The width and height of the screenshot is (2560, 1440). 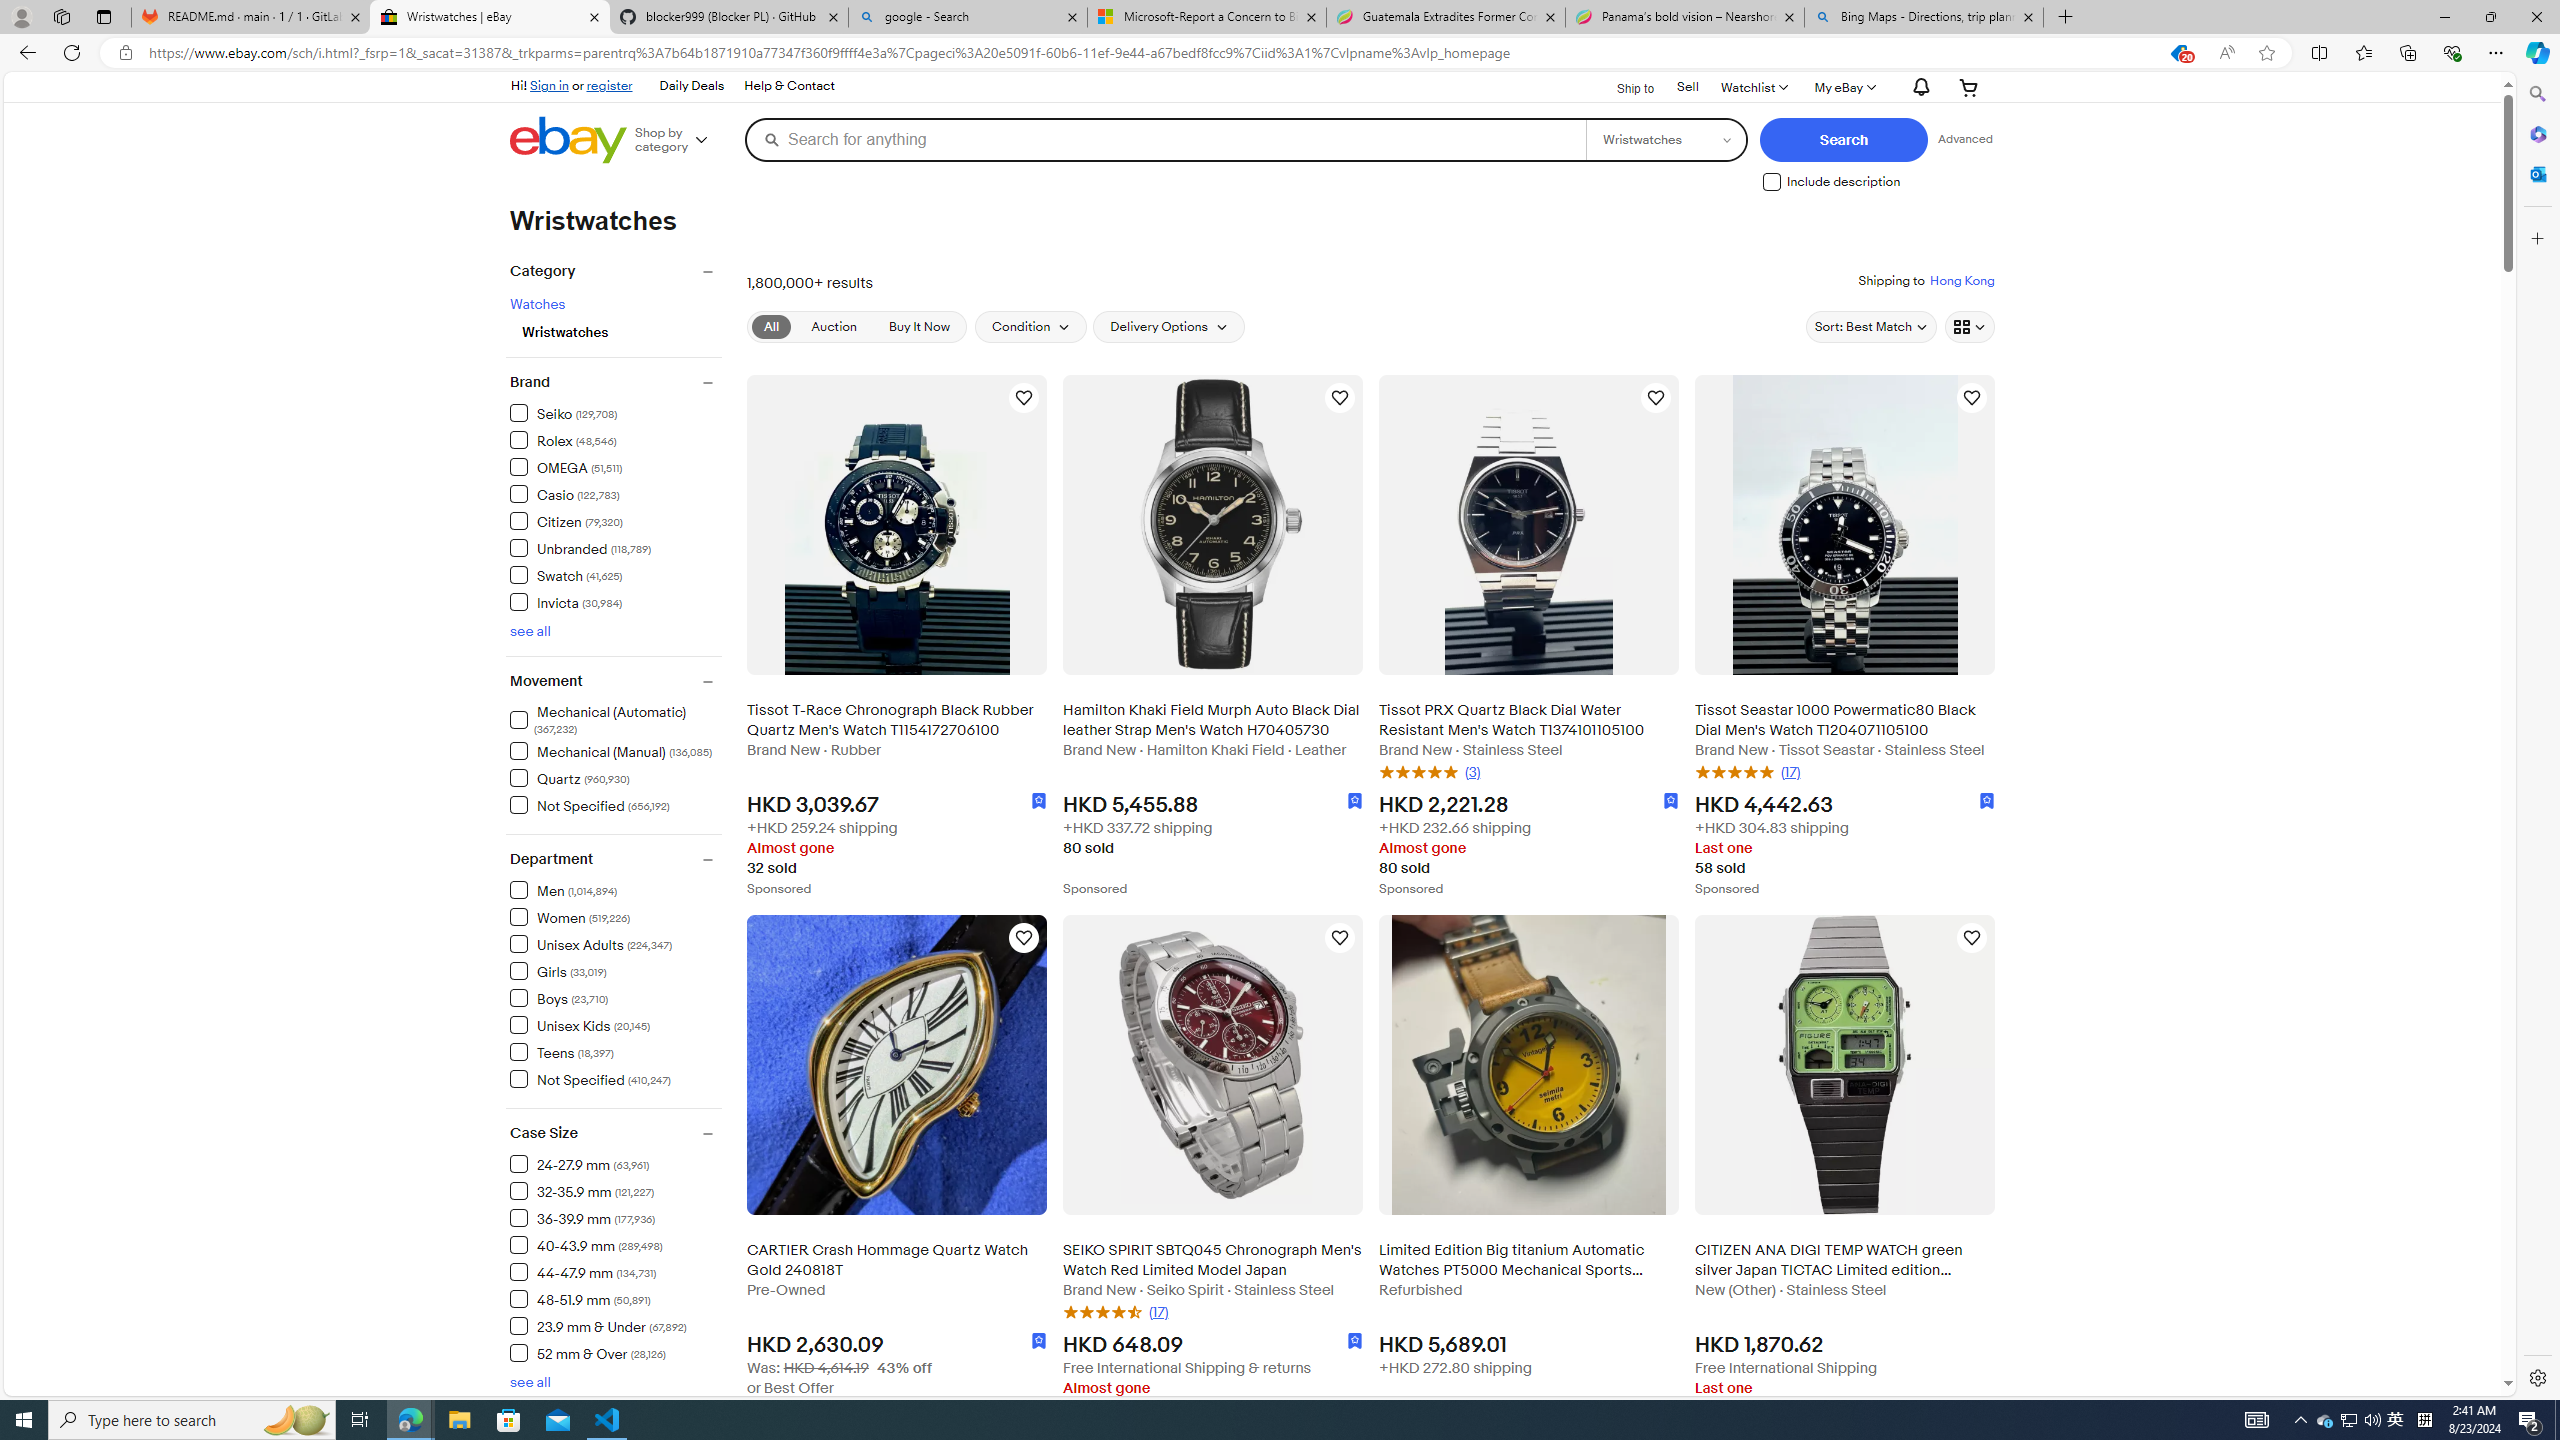 I want to click on 'Expand Cart', so click(x=1968, y=87).